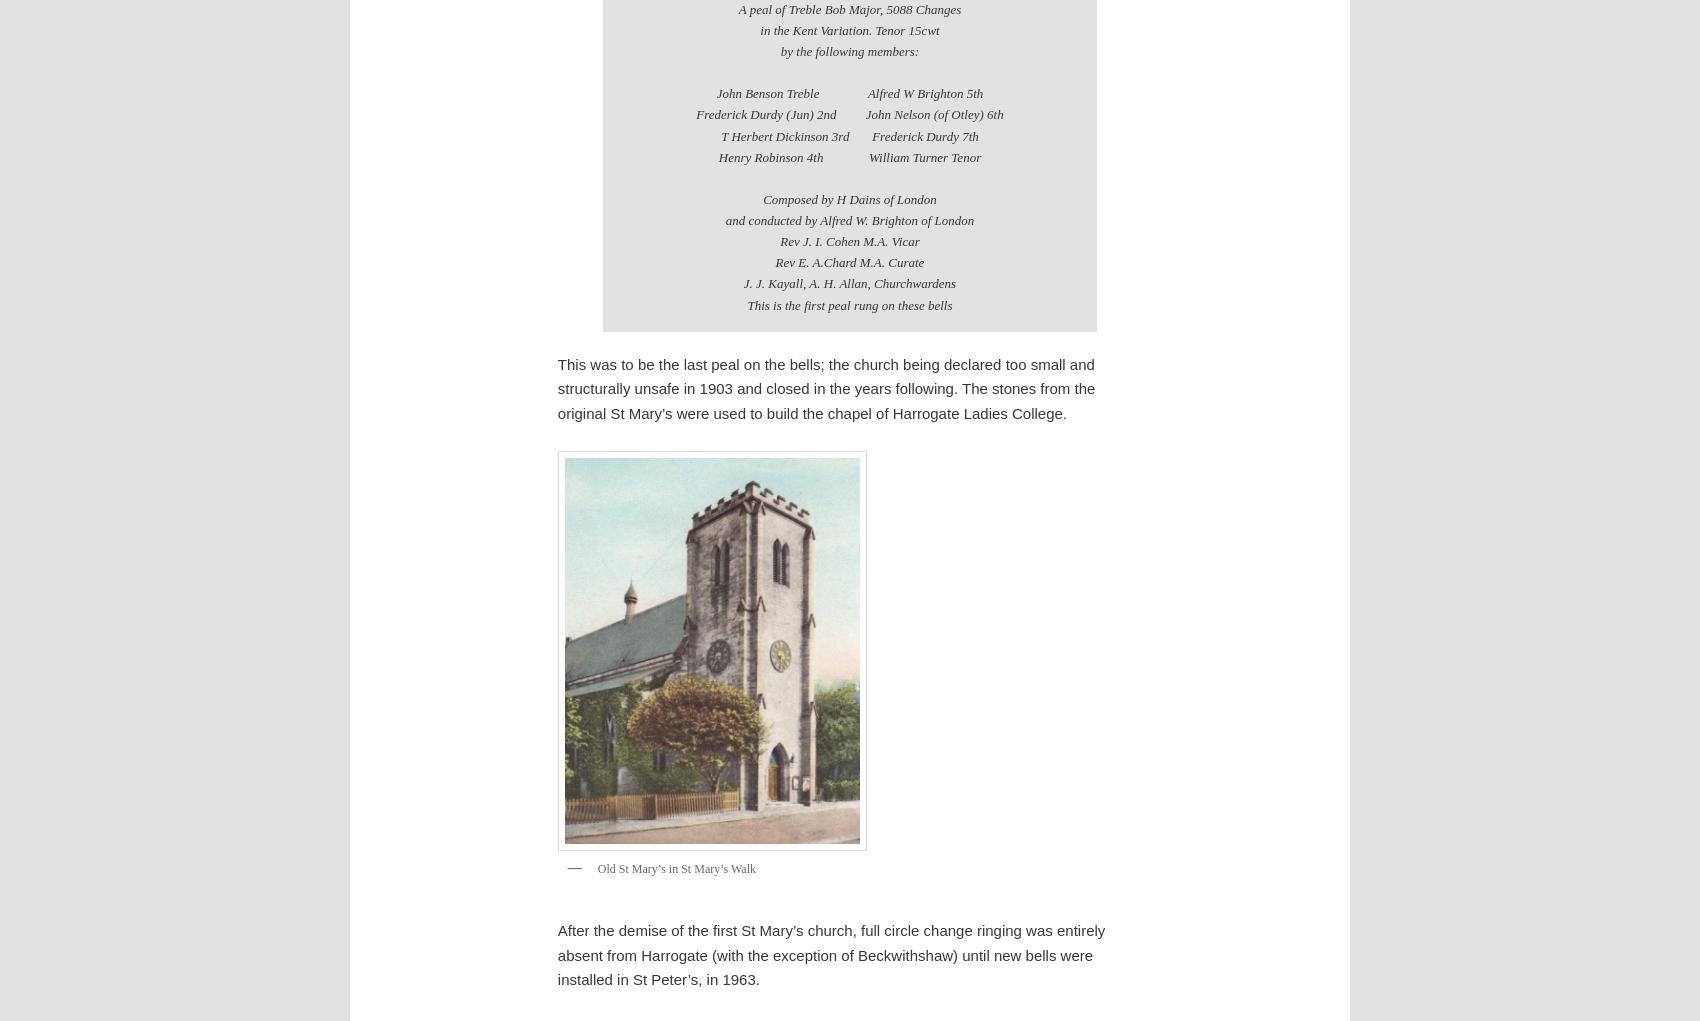  What do you see at coordinates (848, 92) in the screenshot?
I see `'John Benson Treble               Alfred W Brighton 5th'` at bounding box center [848, 92].